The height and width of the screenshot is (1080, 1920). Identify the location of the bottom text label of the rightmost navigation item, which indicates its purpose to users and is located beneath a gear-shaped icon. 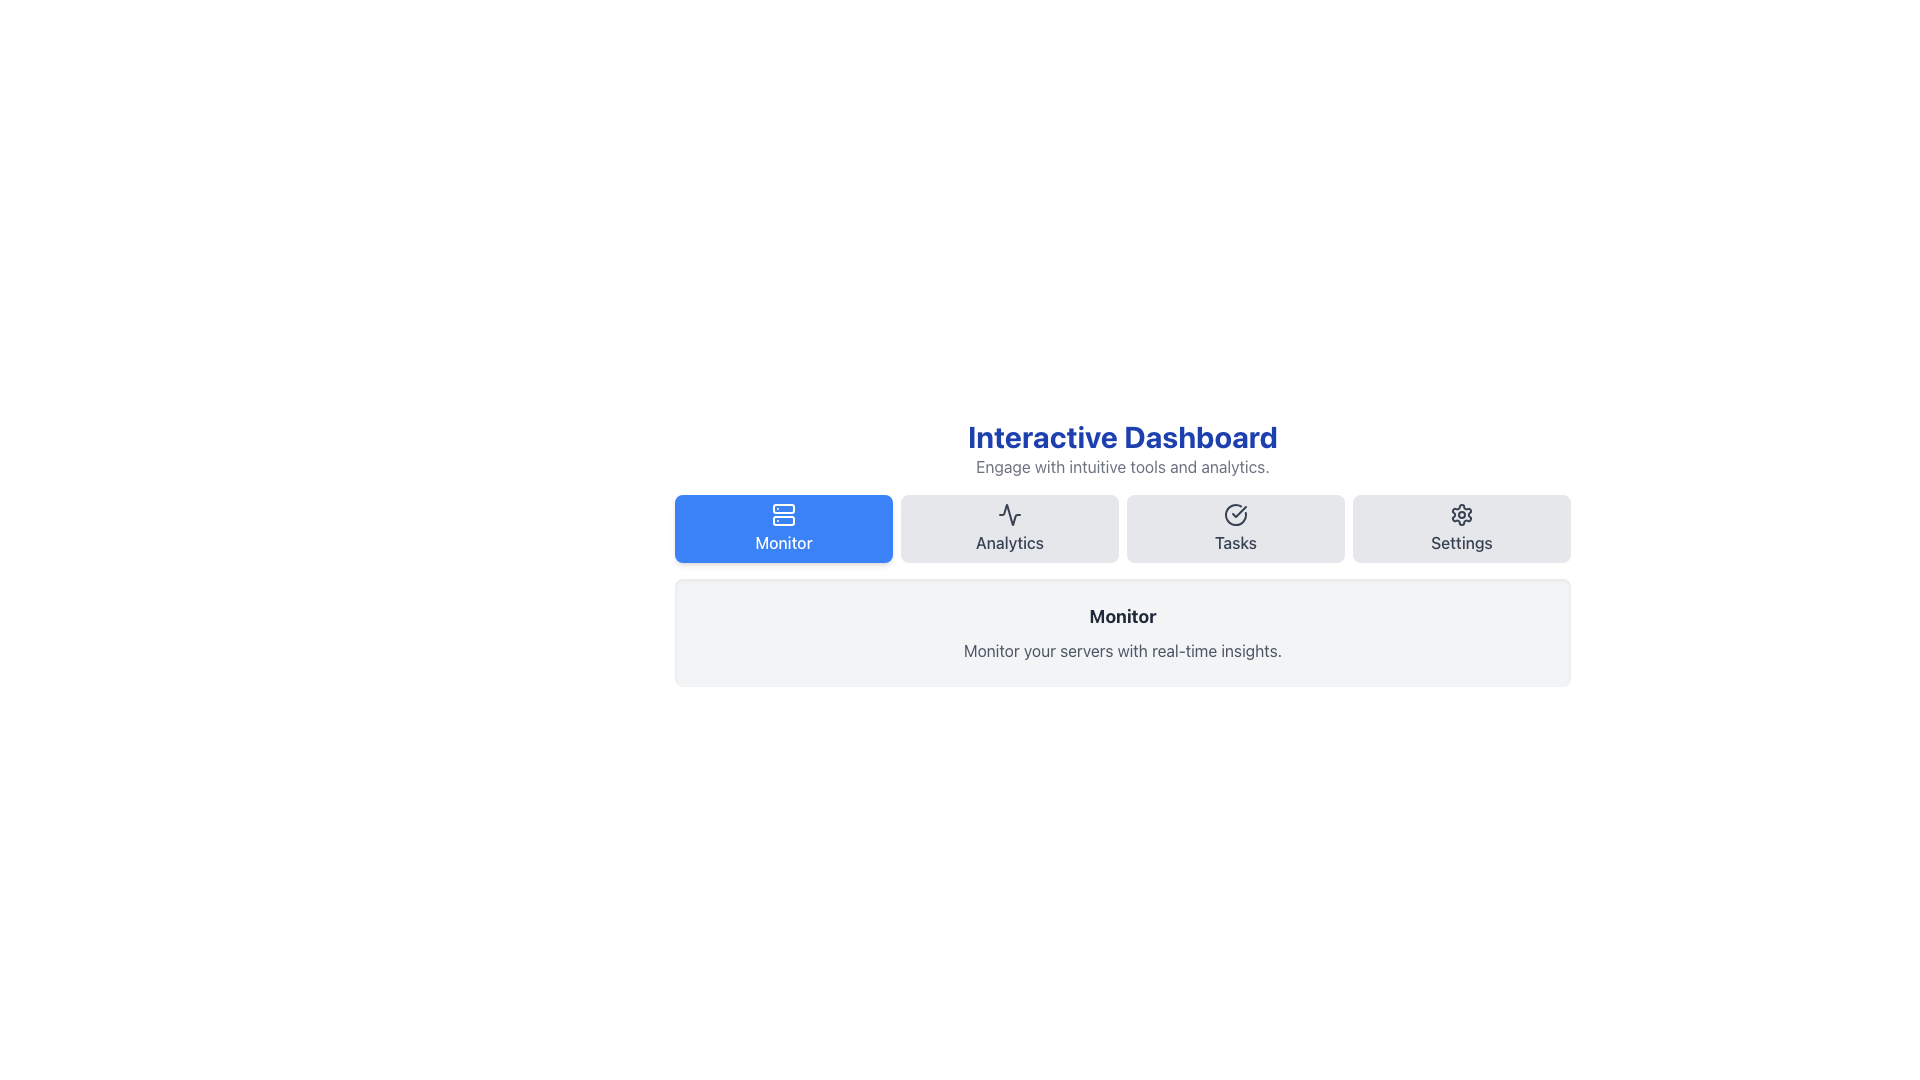
(1462, 543).